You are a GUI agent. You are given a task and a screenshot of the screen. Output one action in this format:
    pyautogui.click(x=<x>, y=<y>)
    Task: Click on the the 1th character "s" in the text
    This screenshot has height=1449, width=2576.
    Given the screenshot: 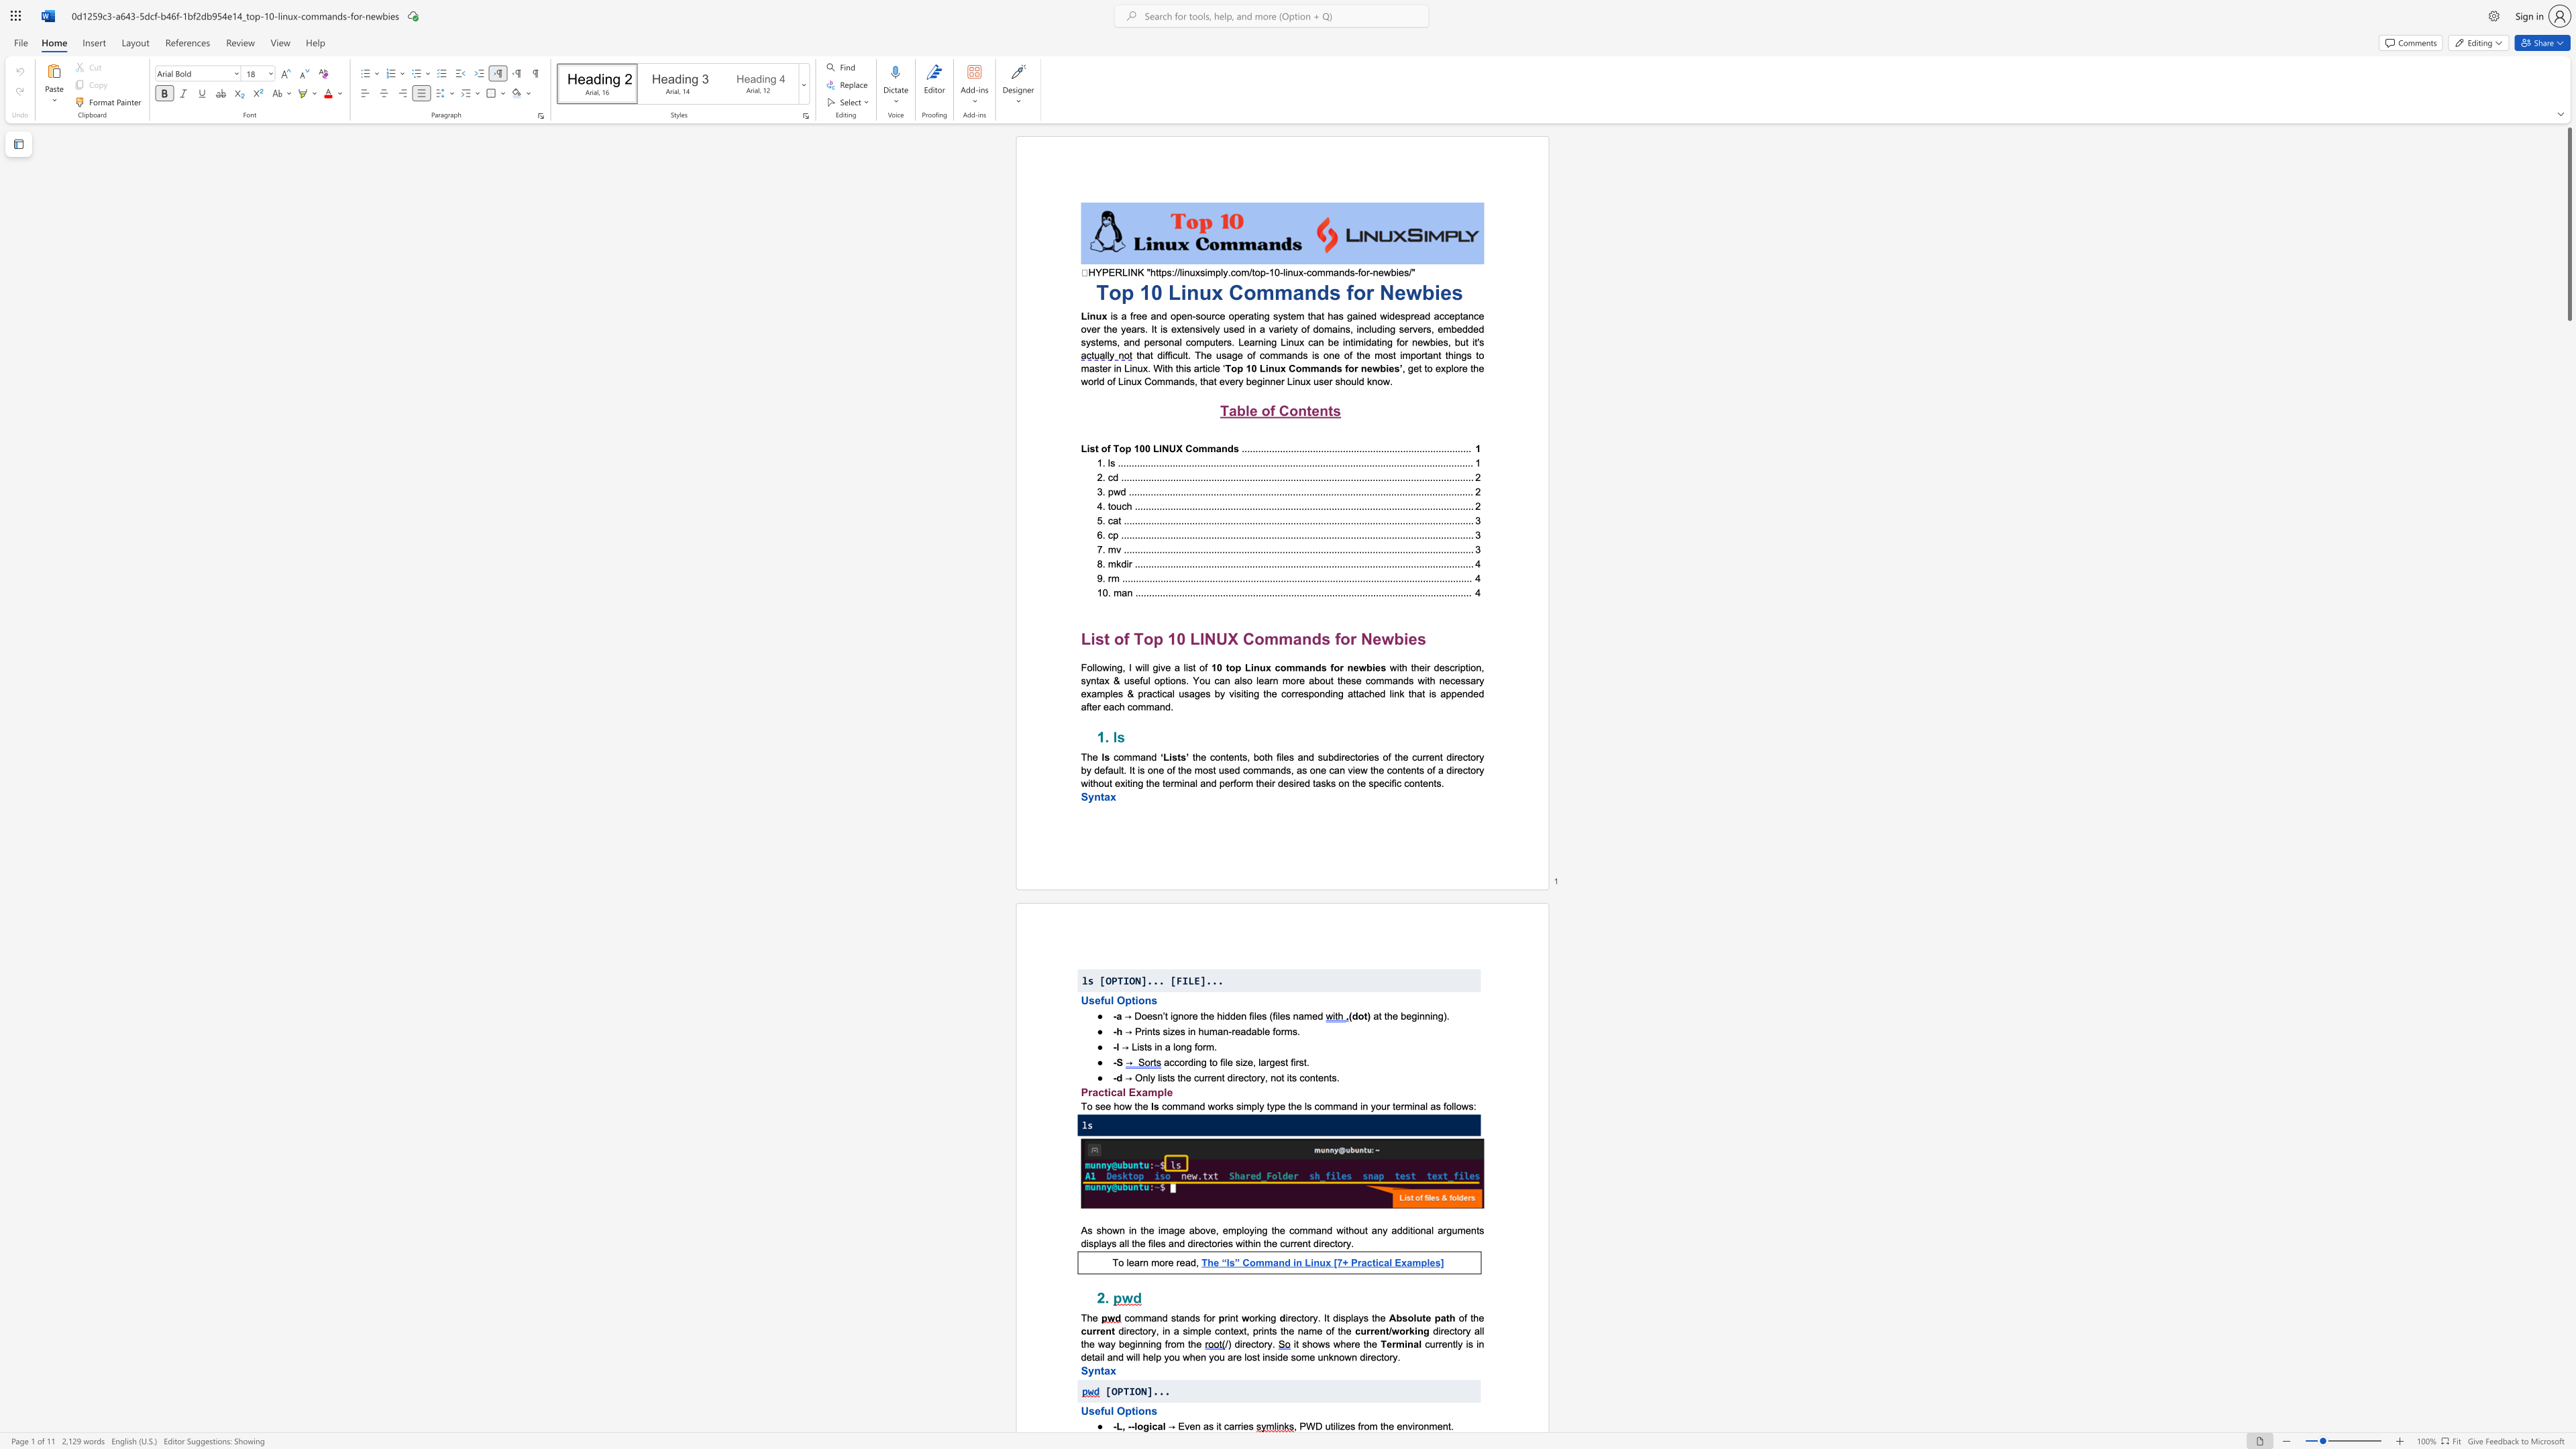 What is the action you would take?
    pyautogui.click(x=1141, y=1046)
    